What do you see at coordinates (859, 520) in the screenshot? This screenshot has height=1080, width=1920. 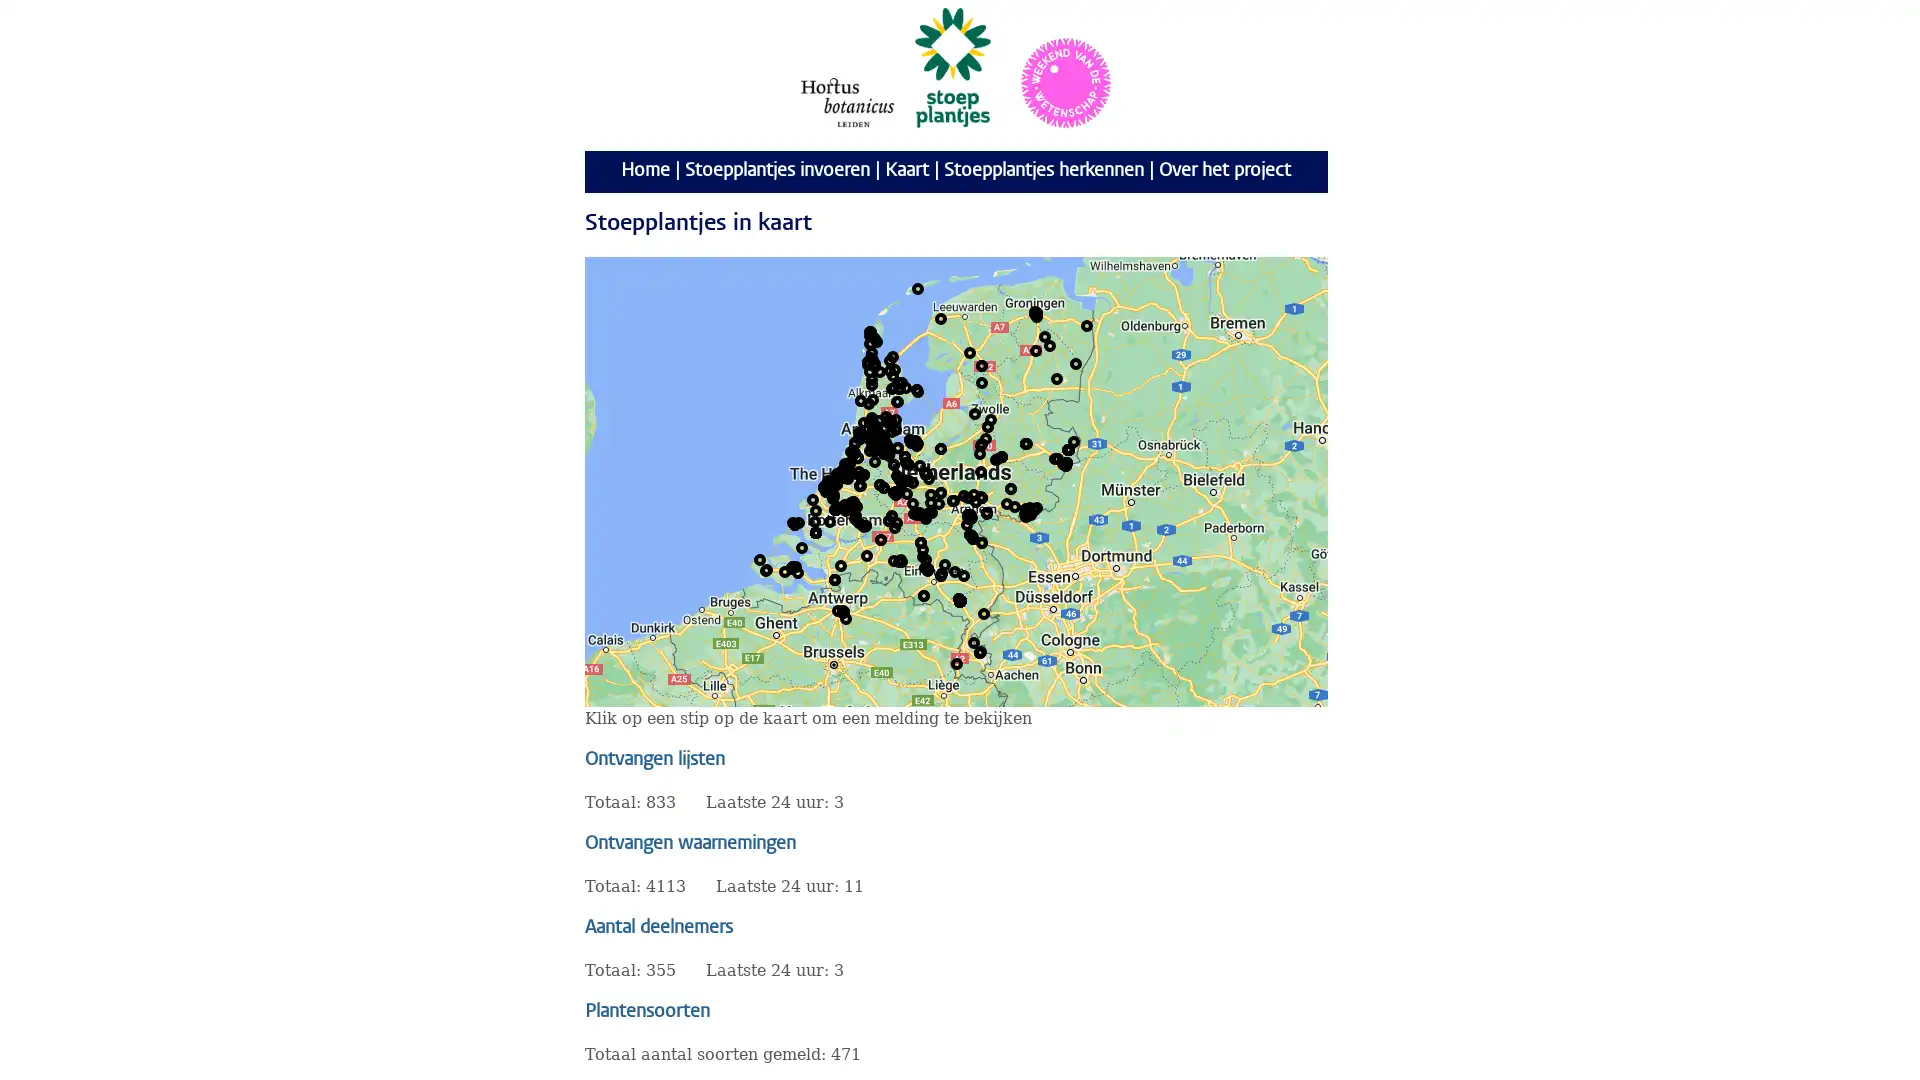 I see `Telling van op 06 november 2021` at bounding box center [859, 520].